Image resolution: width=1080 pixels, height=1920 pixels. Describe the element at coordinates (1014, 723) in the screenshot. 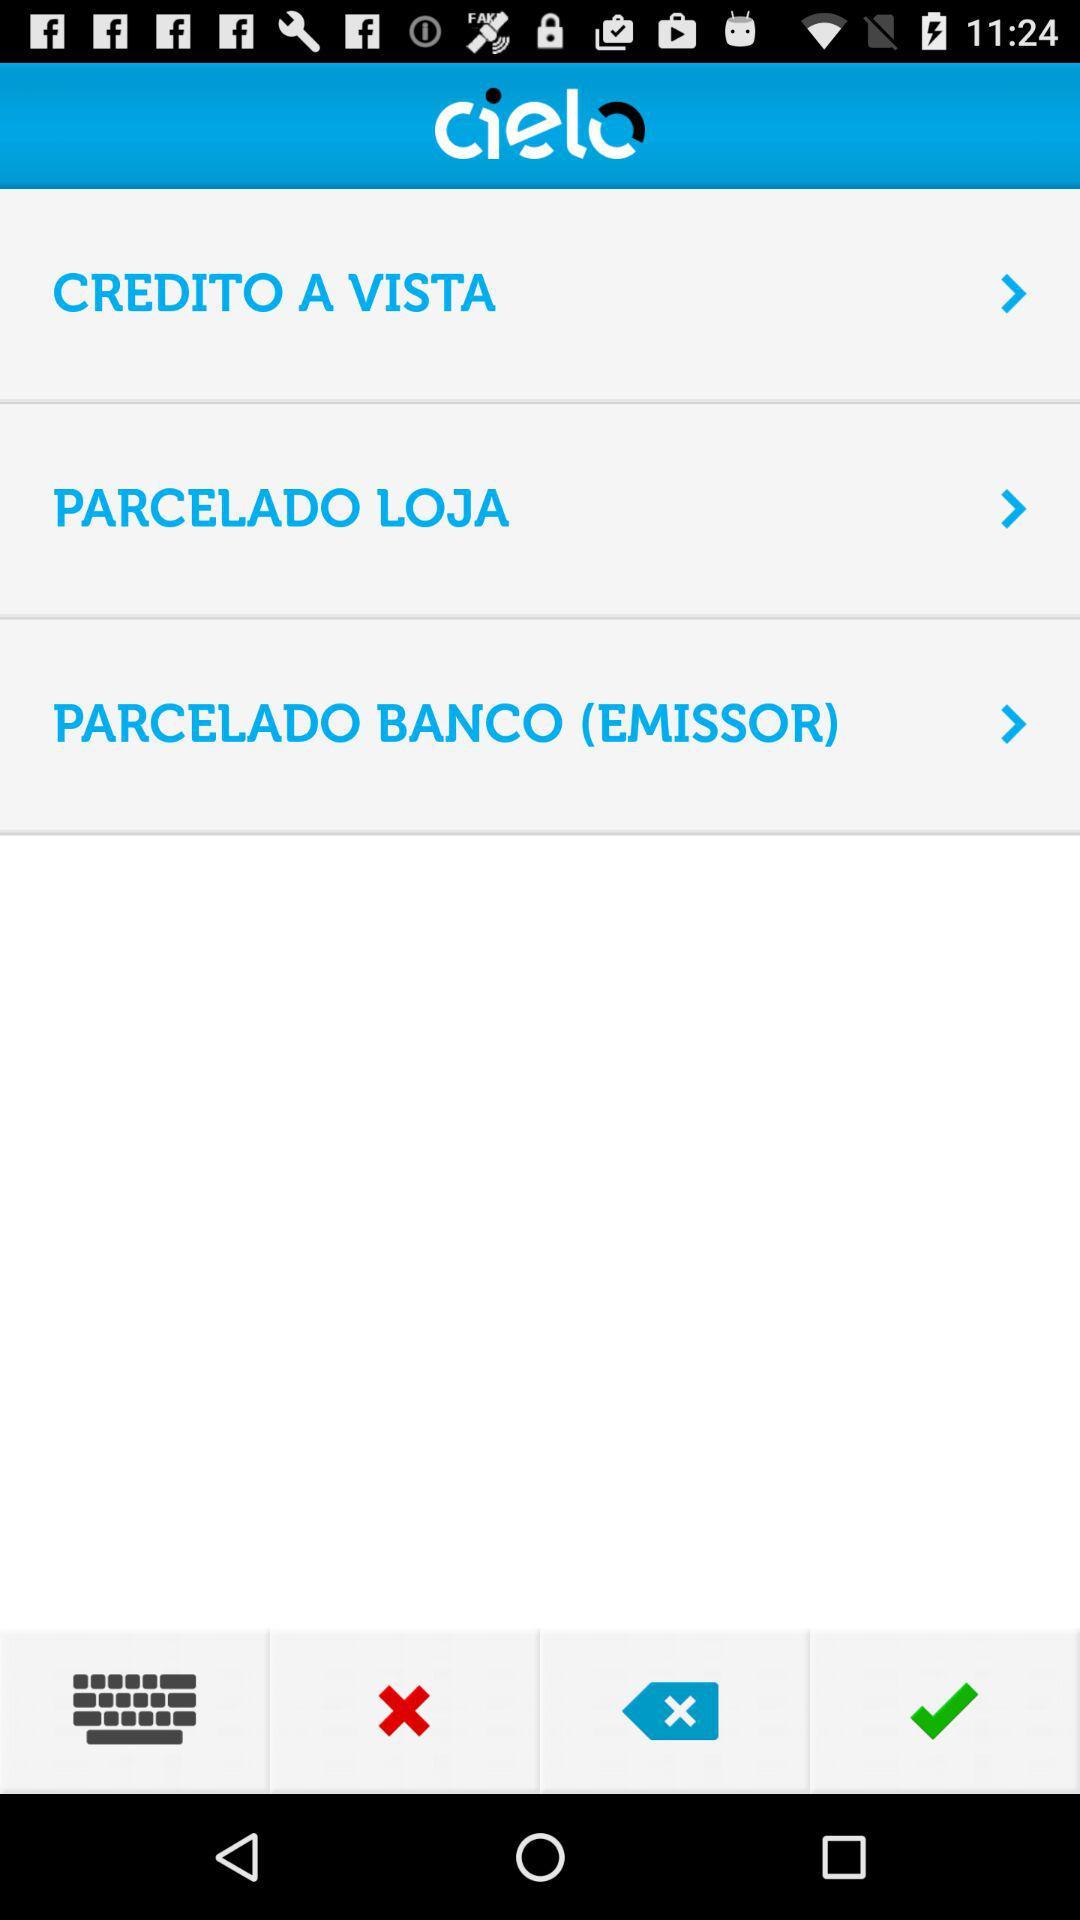

I see `item next to parcelado banco (emissor)` at that location.